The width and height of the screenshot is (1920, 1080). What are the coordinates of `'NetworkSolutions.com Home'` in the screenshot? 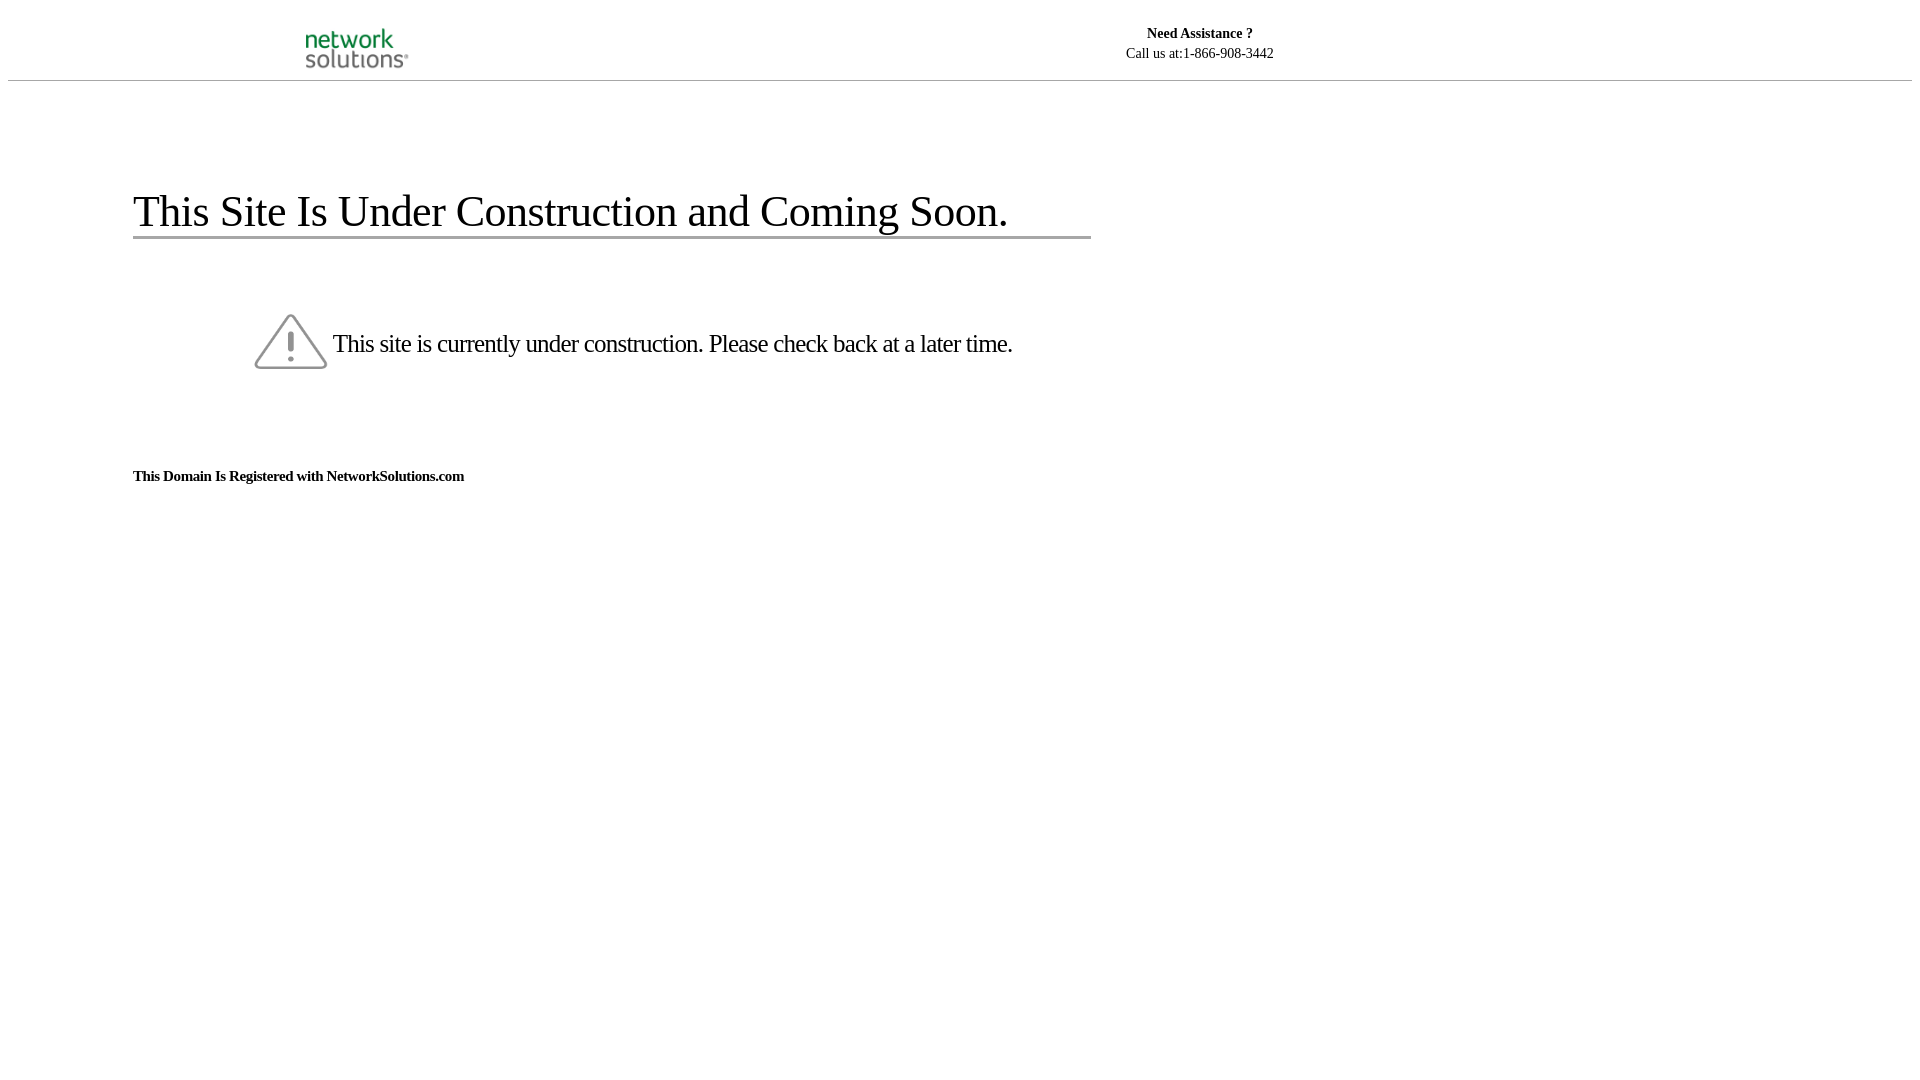 It's located at (382, 30).